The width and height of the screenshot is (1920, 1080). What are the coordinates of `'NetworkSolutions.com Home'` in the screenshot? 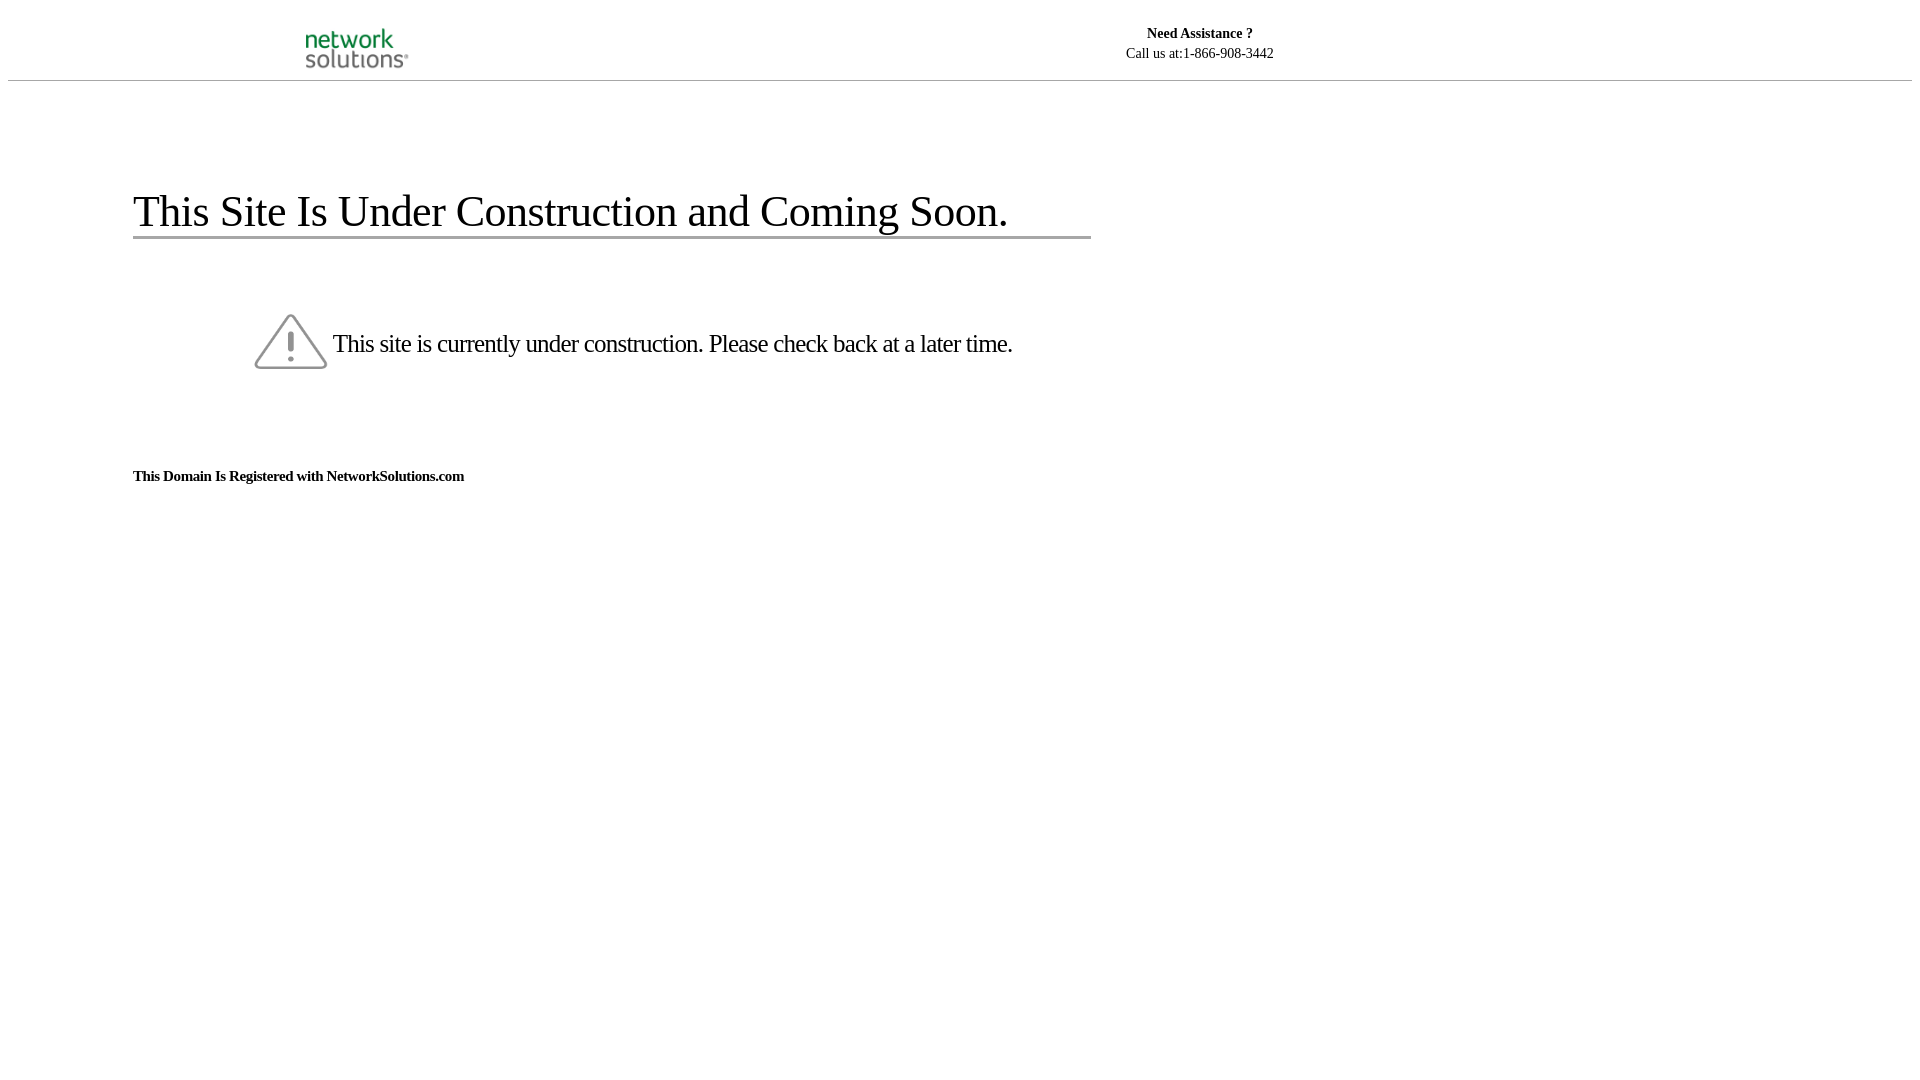 It's located at (382, 30).